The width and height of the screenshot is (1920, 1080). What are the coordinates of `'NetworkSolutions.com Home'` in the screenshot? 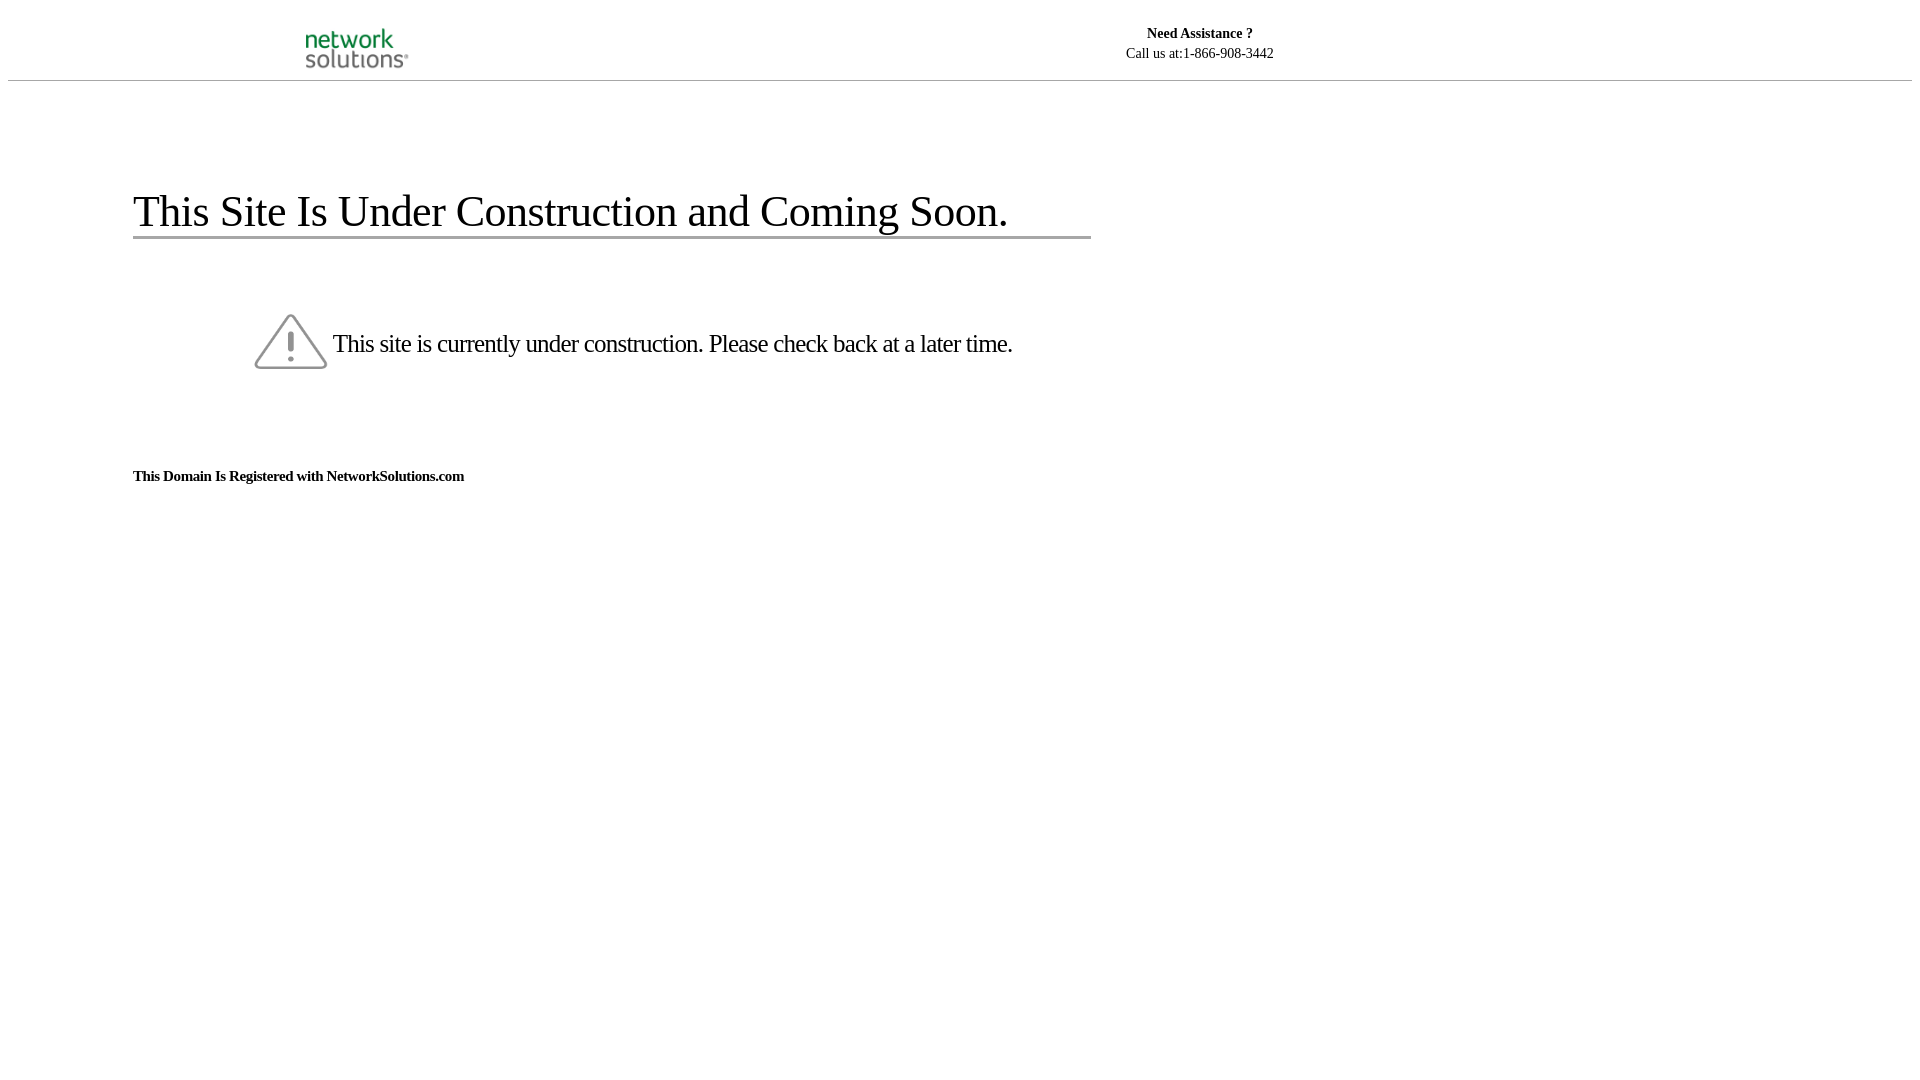 It's located at (382, 30).